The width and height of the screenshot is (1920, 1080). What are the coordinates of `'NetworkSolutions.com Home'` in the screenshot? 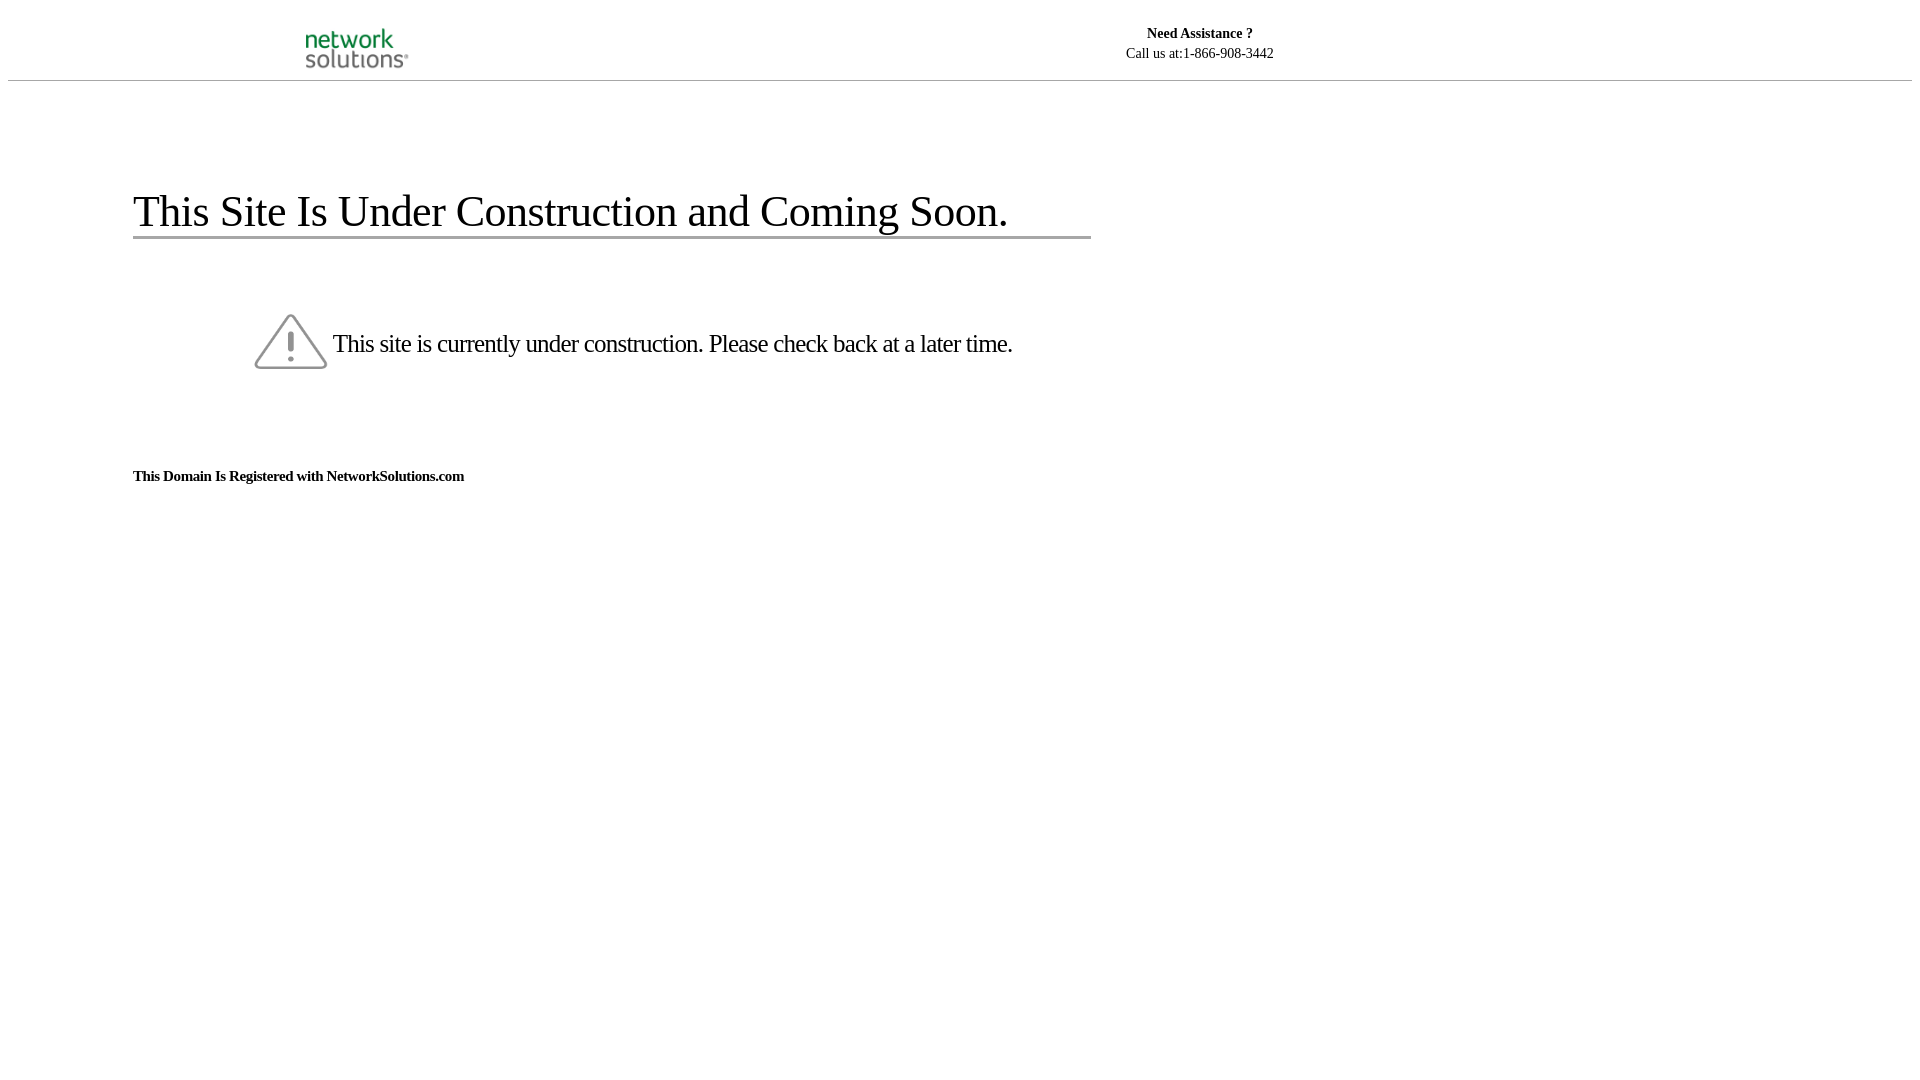 It's located at (382, 30).